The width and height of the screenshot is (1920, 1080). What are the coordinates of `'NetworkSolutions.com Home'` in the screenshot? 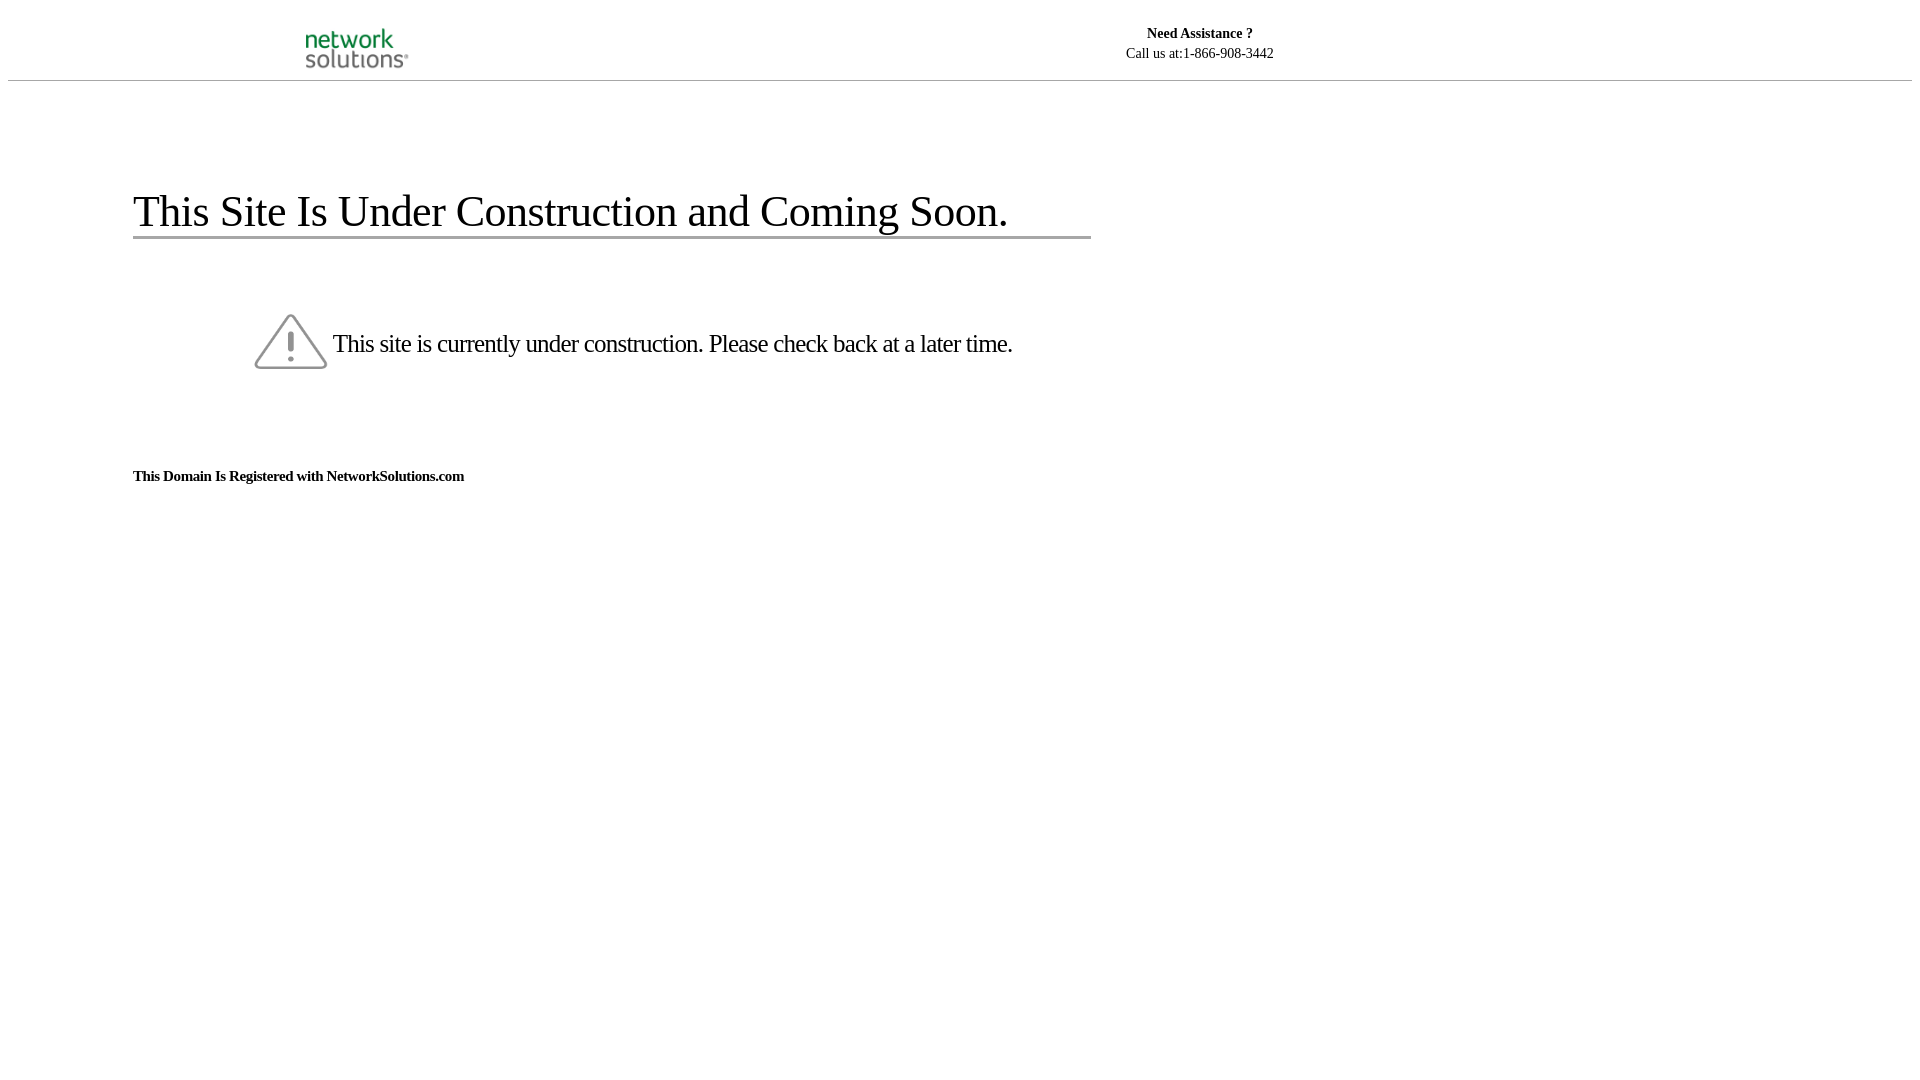 It's located at (382, 30).